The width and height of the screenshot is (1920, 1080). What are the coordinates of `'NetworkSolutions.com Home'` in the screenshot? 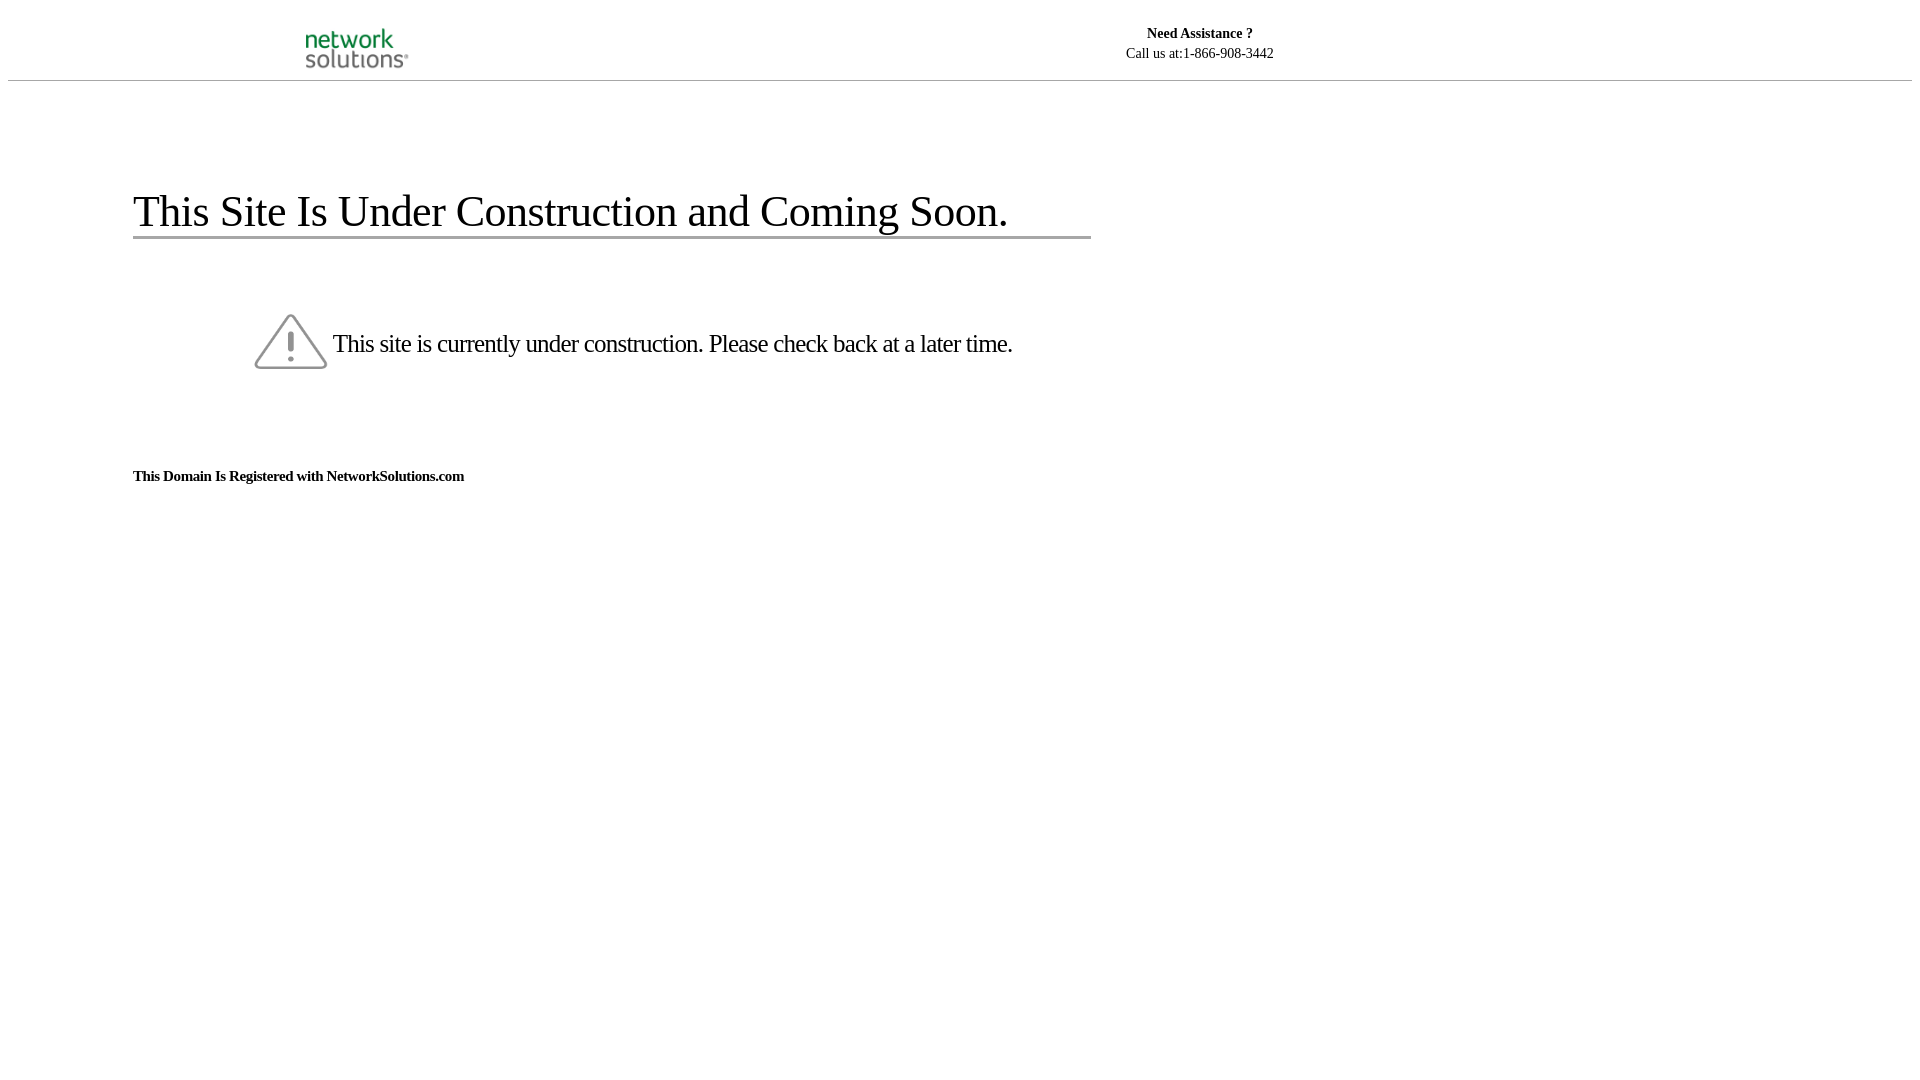 It's located at (382, 30).